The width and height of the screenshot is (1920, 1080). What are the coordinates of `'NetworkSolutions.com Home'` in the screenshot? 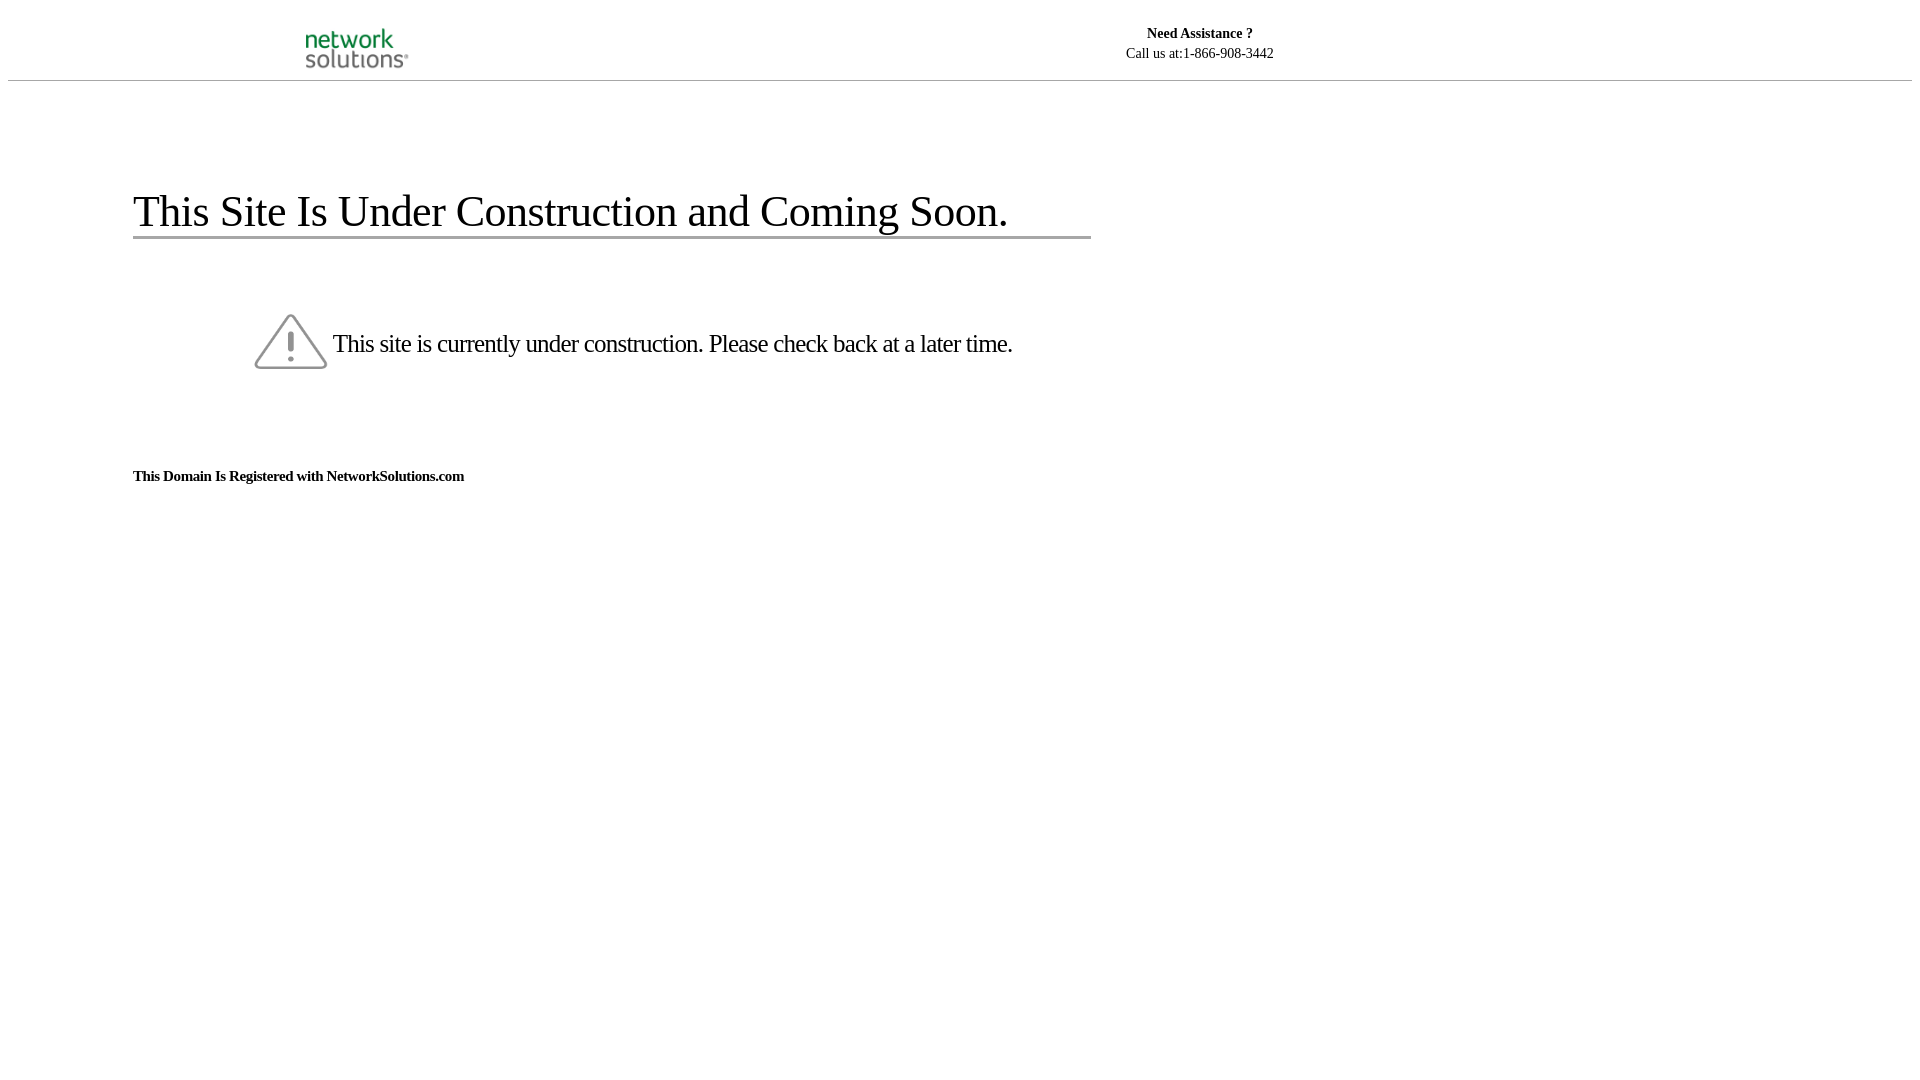 It's located at (382, 30).